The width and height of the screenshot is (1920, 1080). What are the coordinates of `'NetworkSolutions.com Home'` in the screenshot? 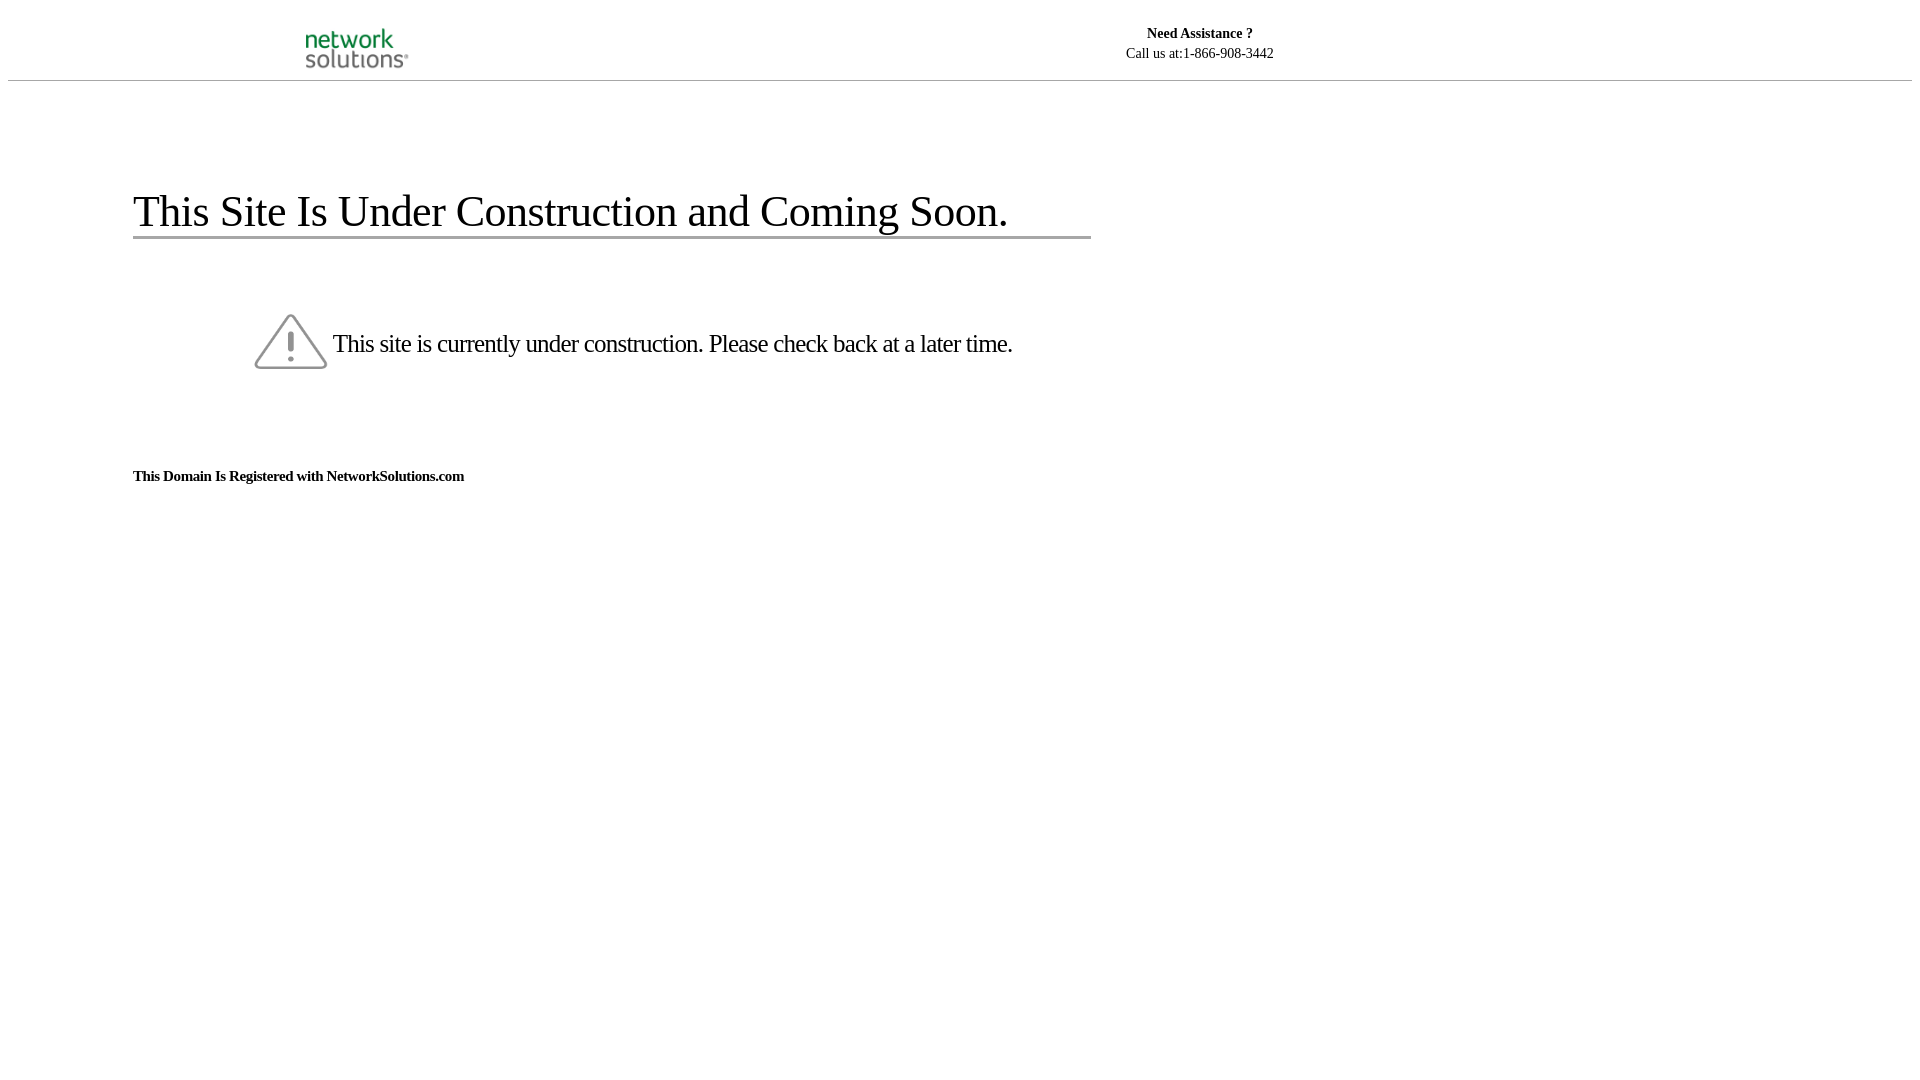 It's located at (382, 30).